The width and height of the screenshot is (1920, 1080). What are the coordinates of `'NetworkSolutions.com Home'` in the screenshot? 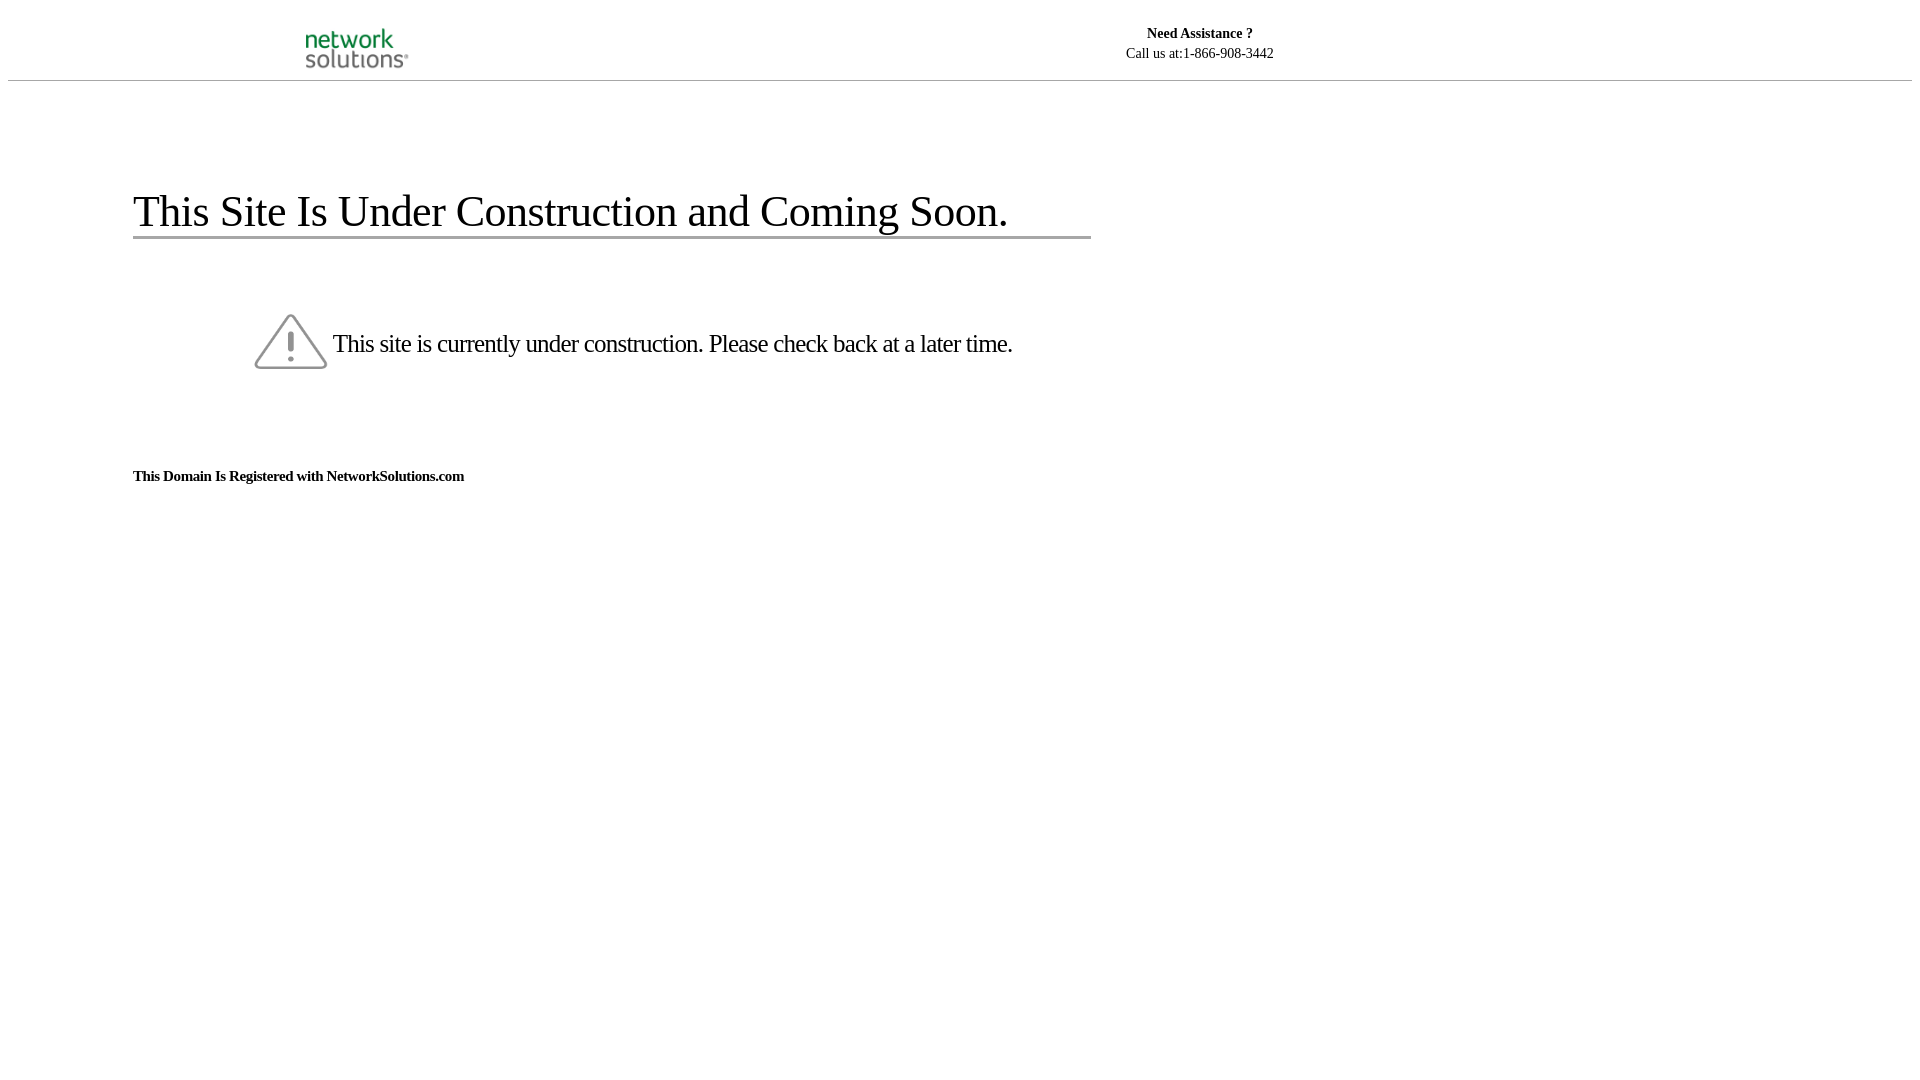 It's located at (382, 30).